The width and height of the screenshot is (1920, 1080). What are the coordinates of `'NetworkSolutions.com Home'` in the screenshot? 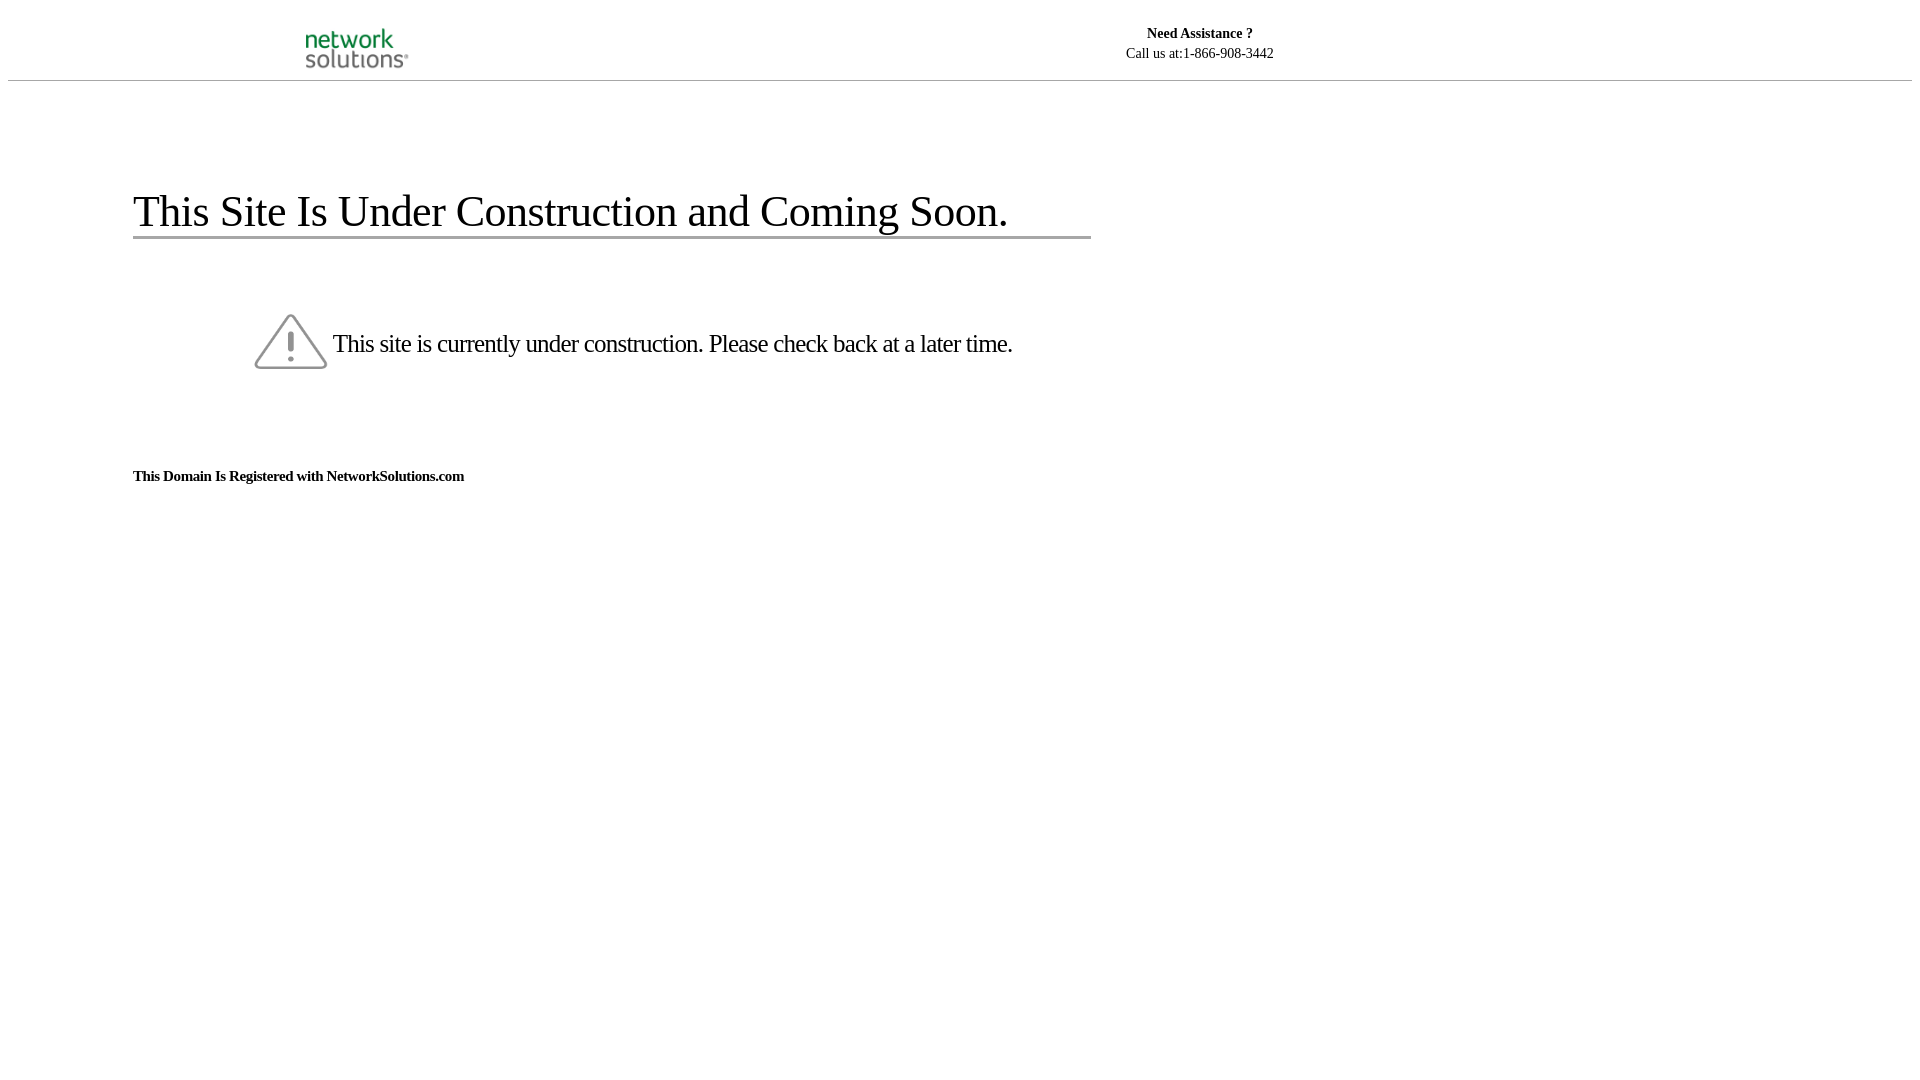 It's located at (382, 30).